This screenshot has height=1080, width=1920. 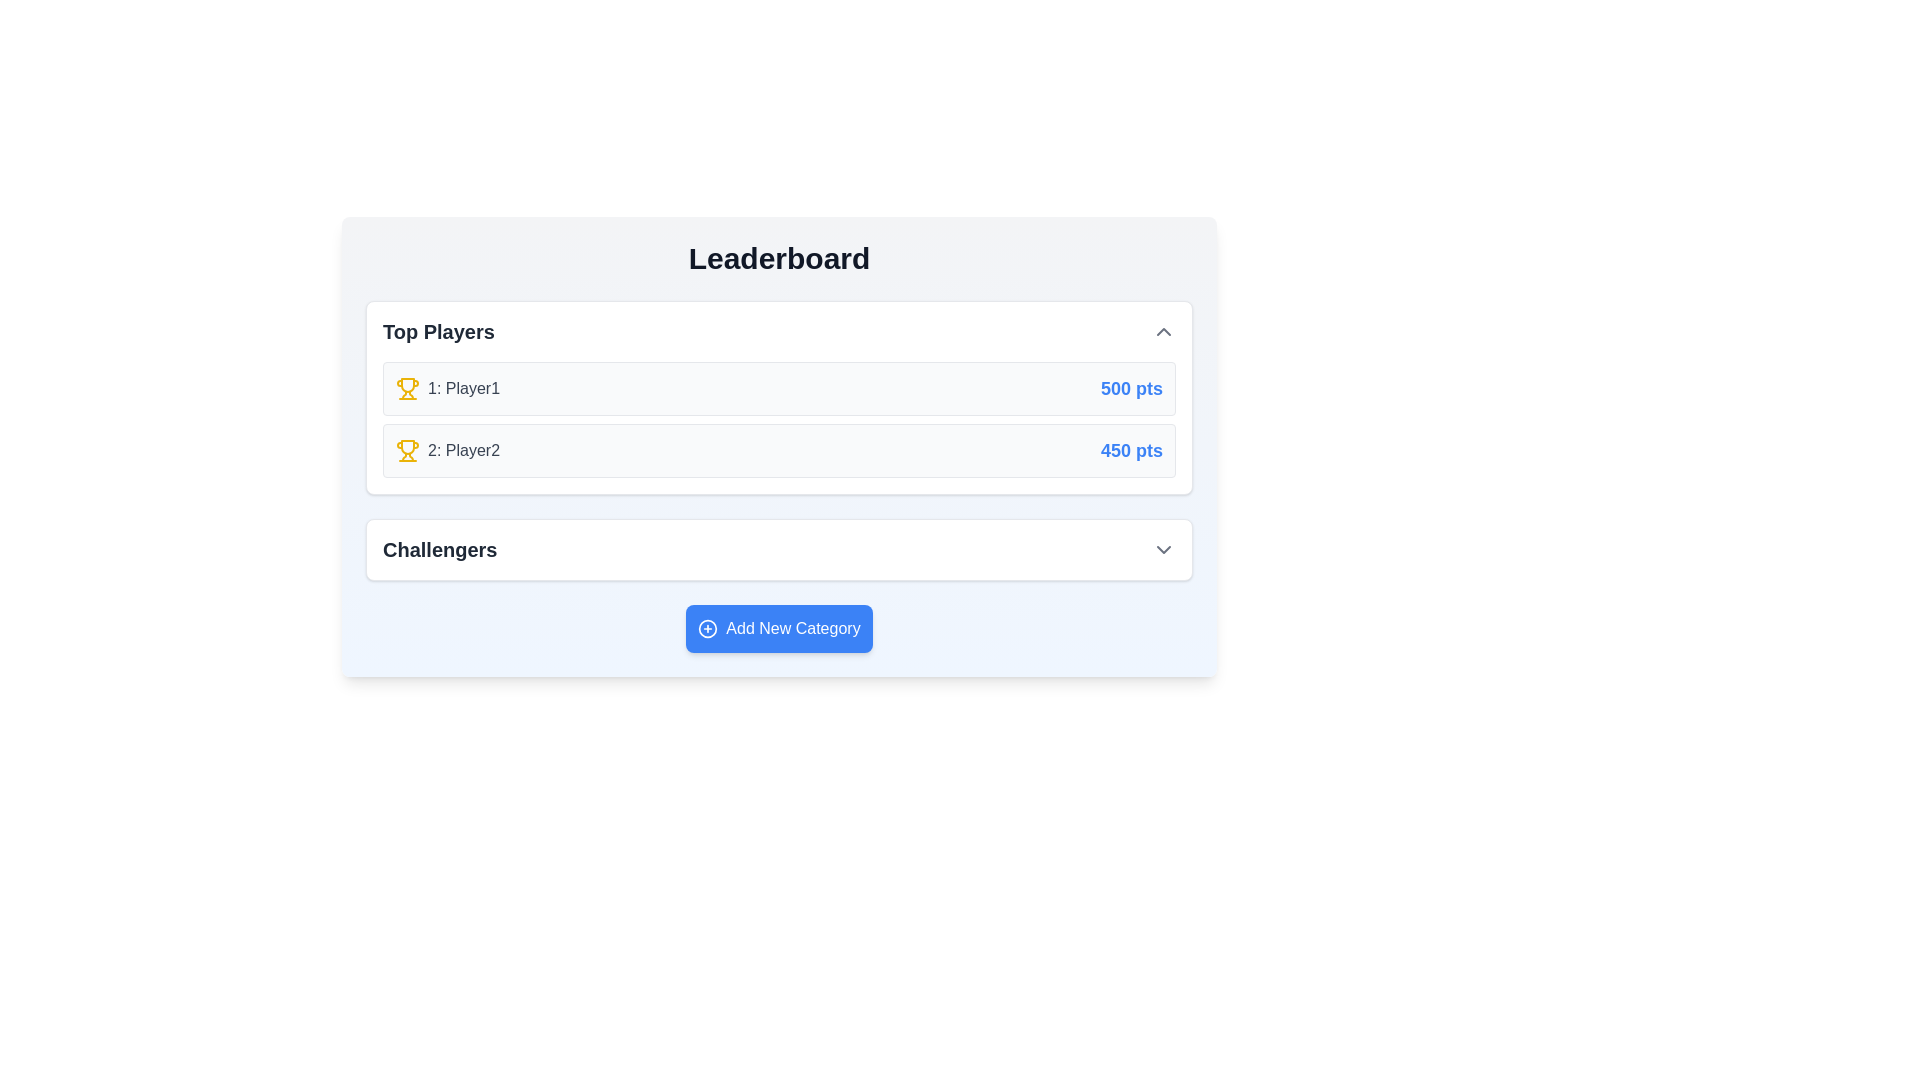 What do you see at coordinates (407, 446) in the screenshot?
I see `the upper portion of the trophy icon, which is styled with a gold fill and is located to the left of the text 'Player1' in the 'Top Players' section of the leaderboard interface` at bounding box center [407, 446].